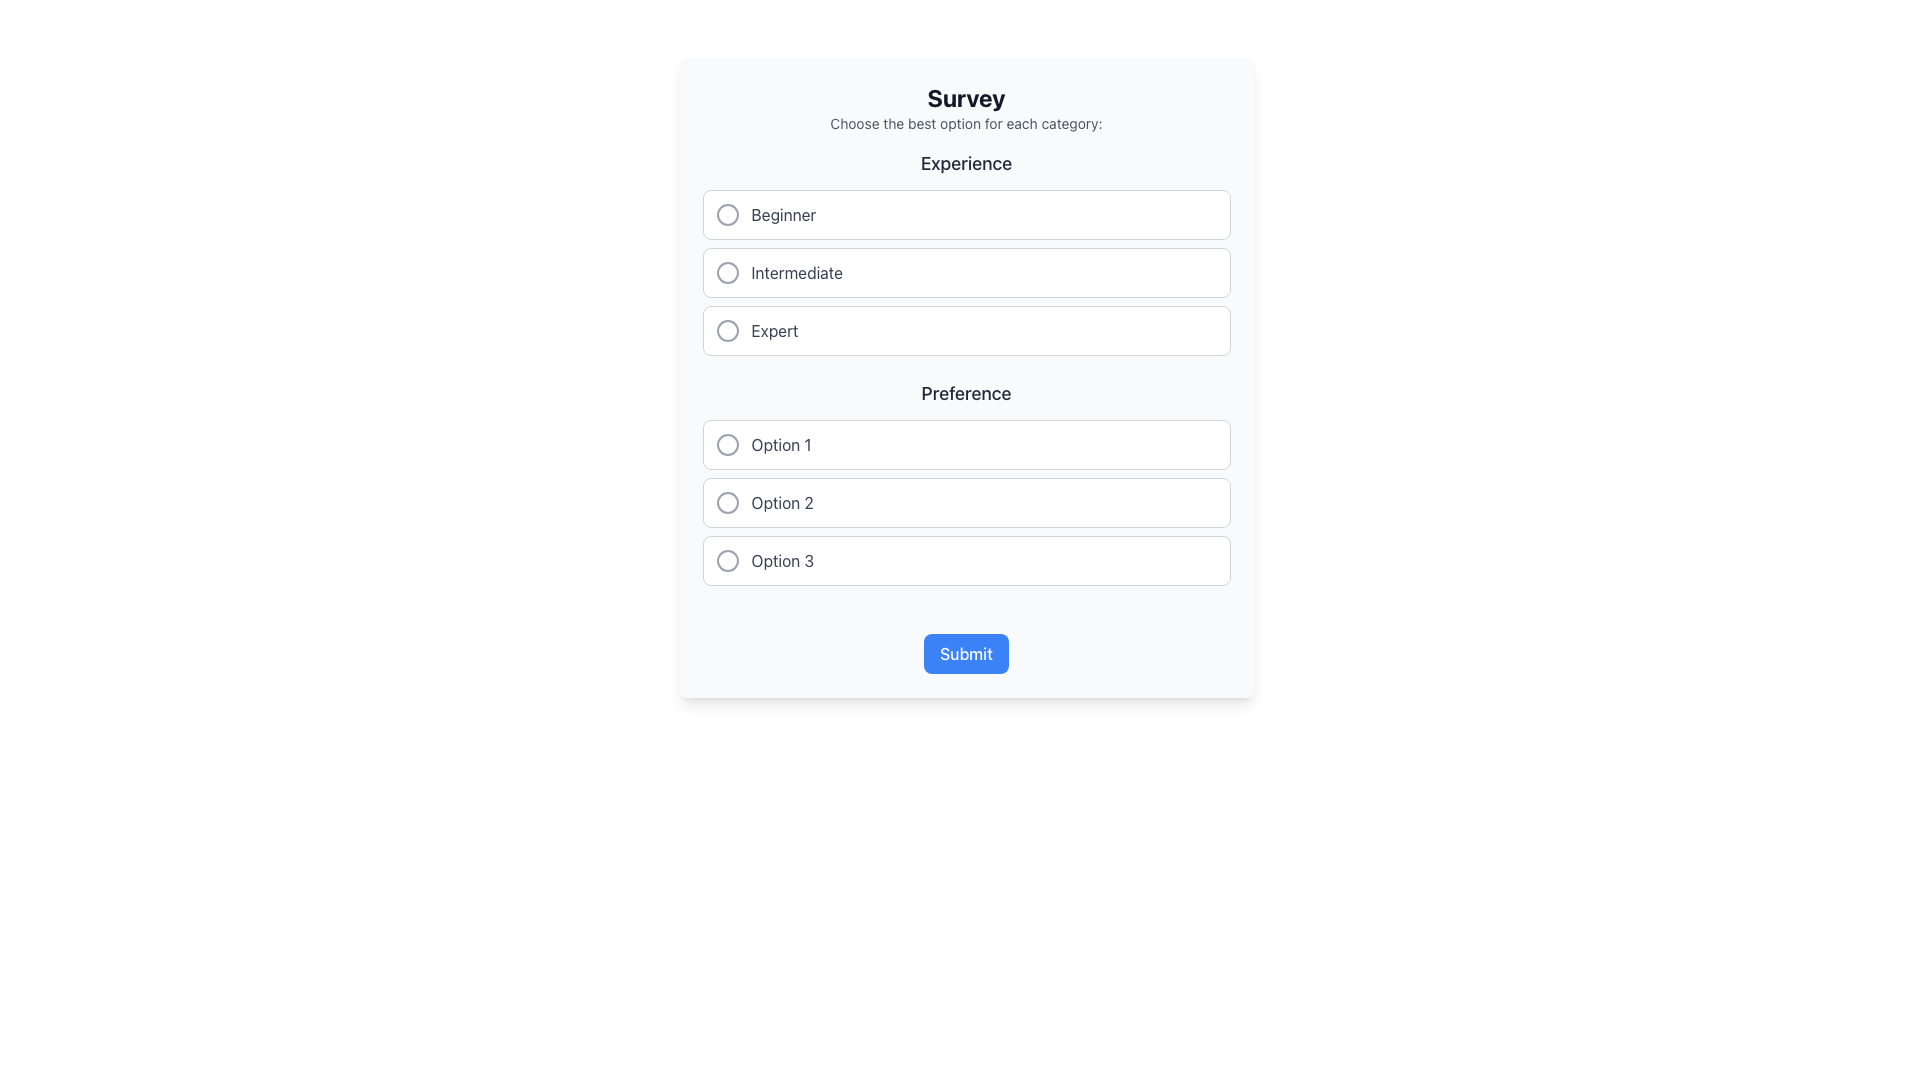  Describe the element at coordinates (966, 501) in the screenshot. I see `the second selectable option block labeled 'Option 2' located under the 'Preference' section` at that location.